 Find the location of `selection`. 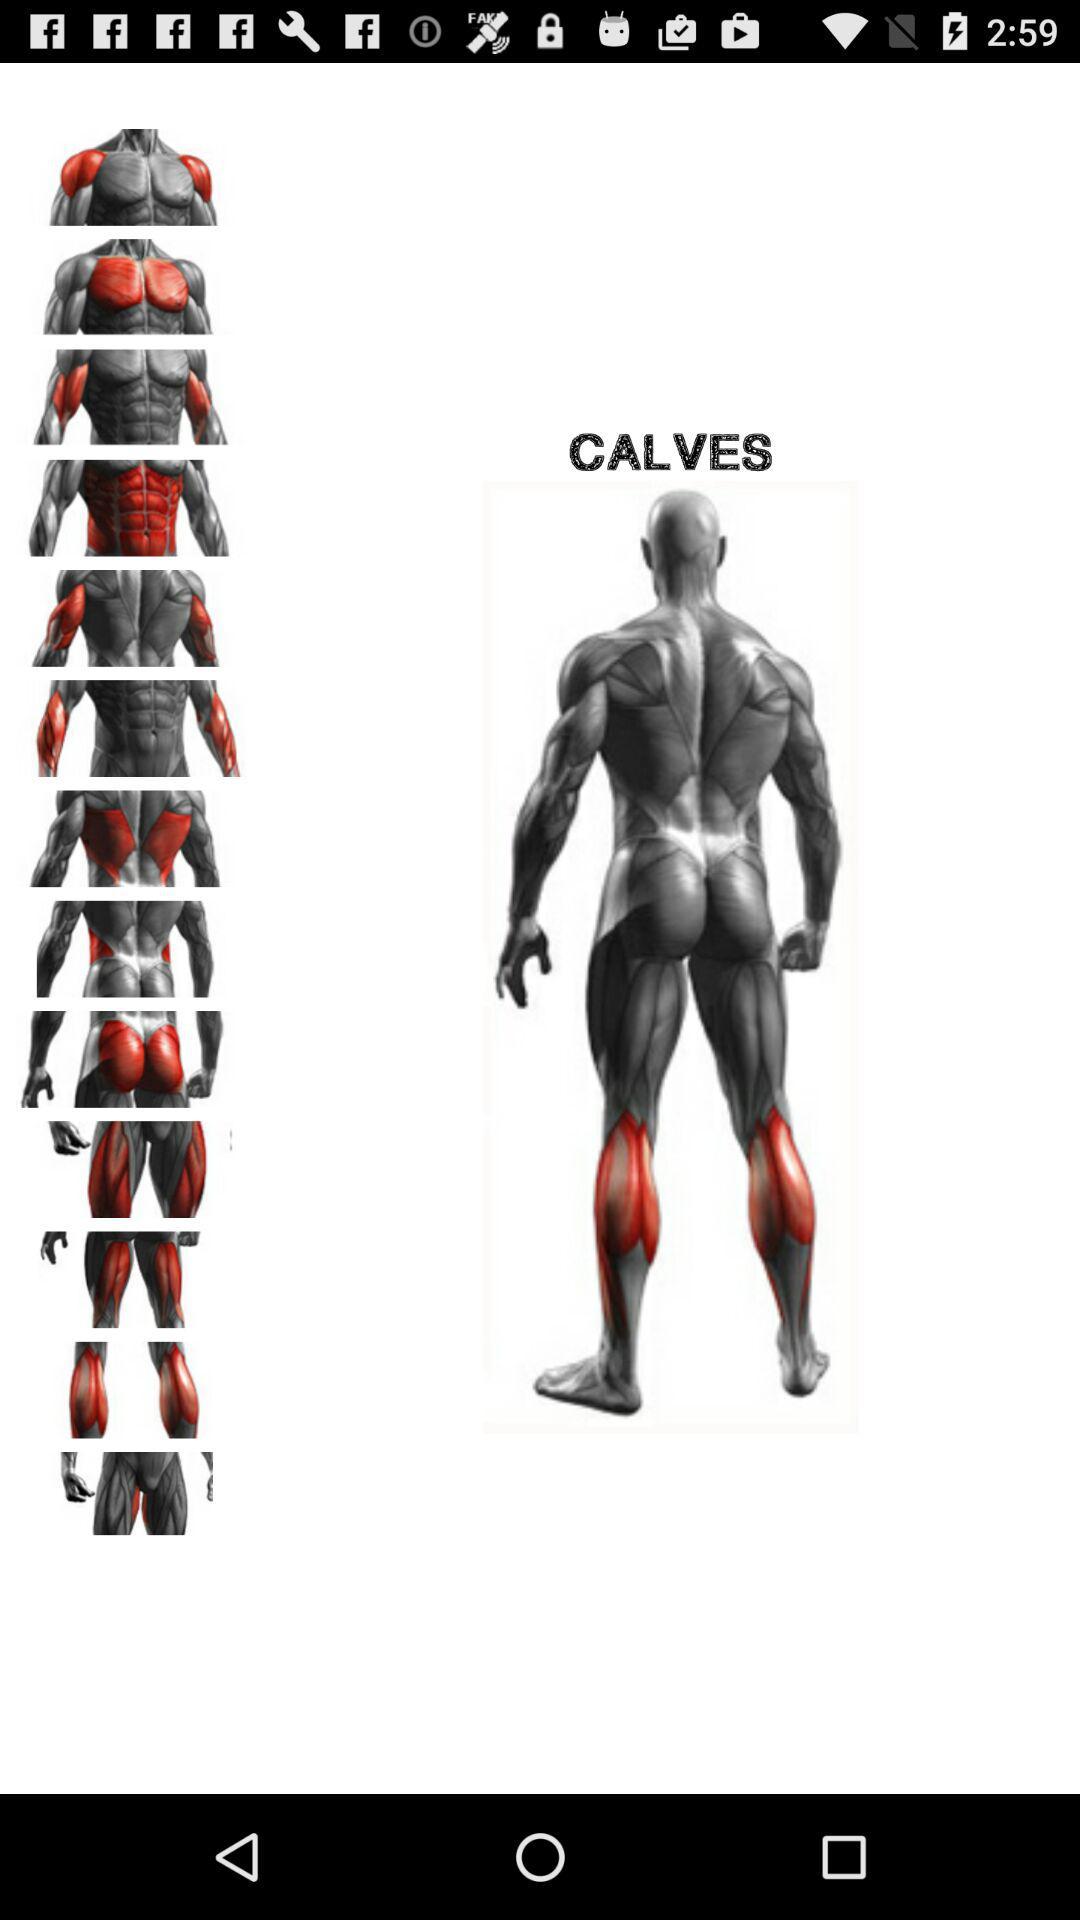

selection is located at coordinates (131, 1382).